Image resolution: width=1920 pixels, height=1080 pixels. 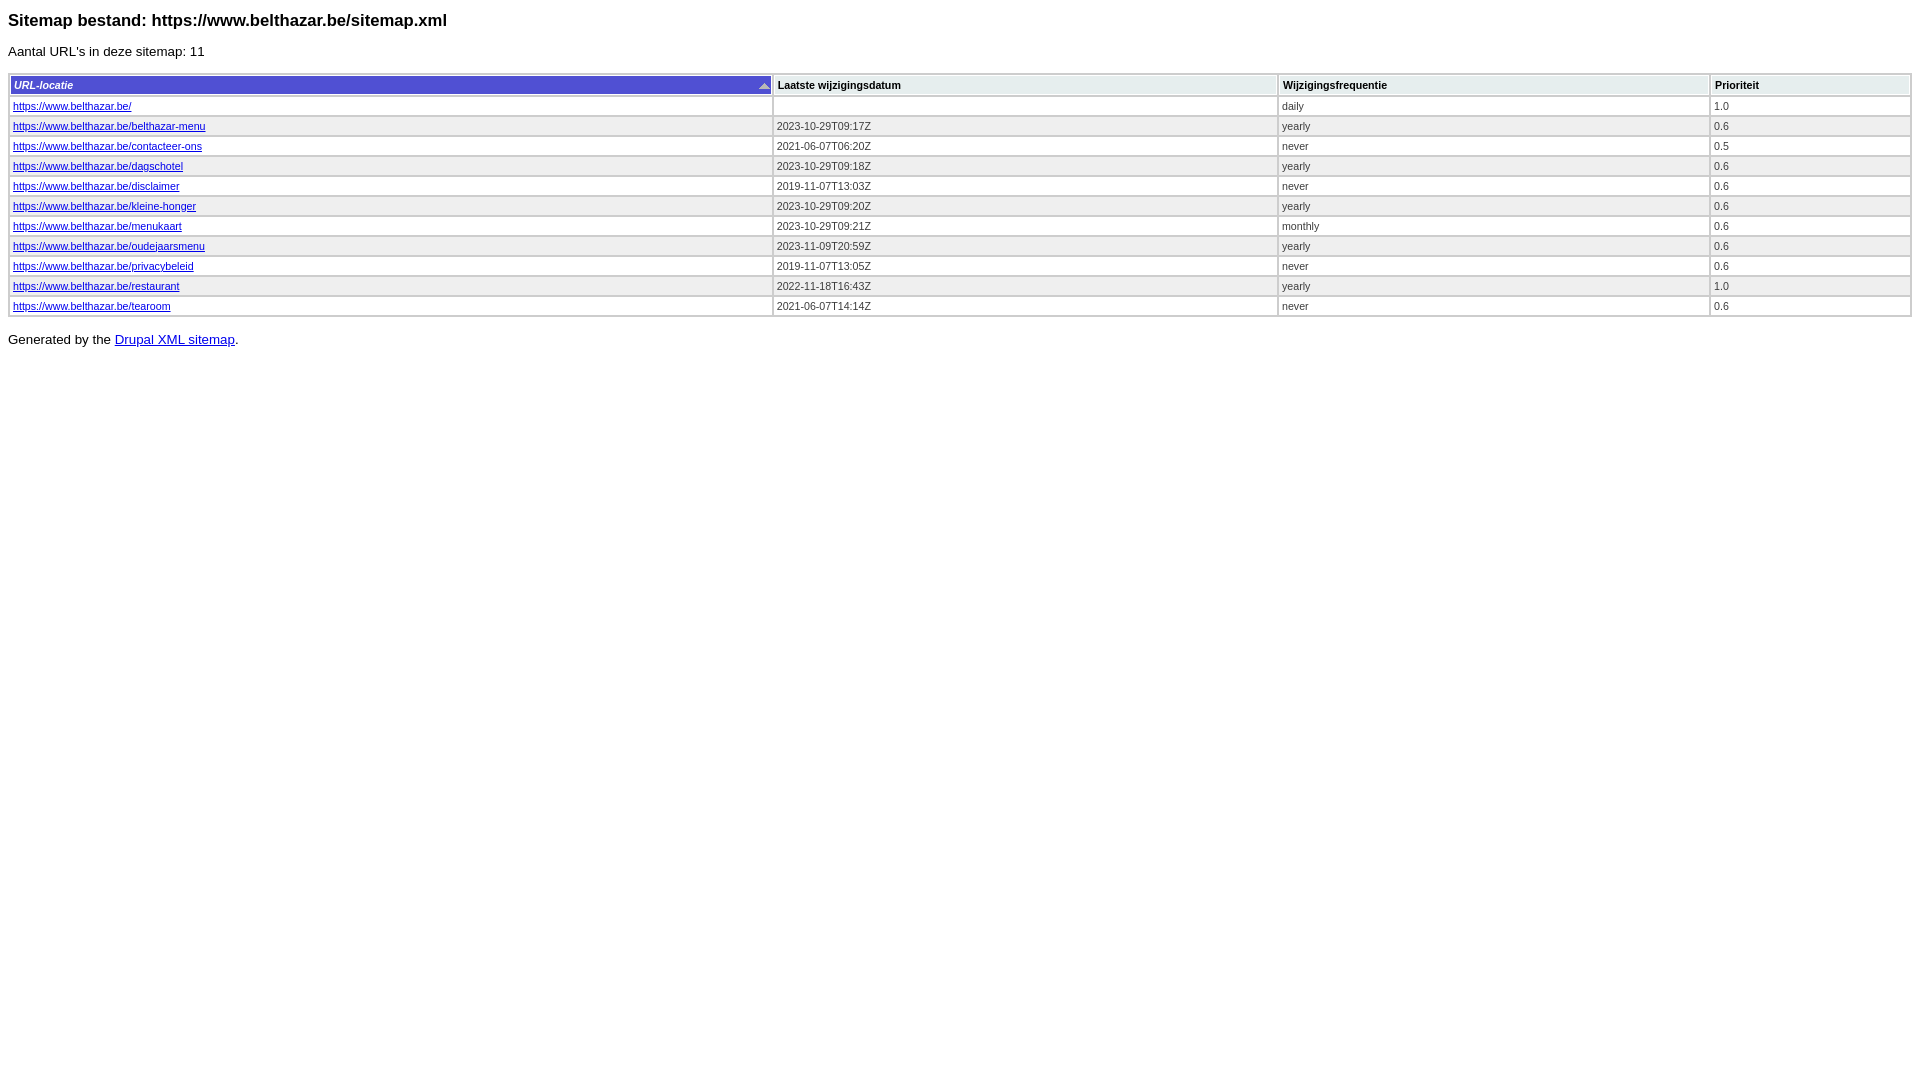 I want to click on 'https://www.belthazar.be/privacybeleid', so click(x=102, y=265).